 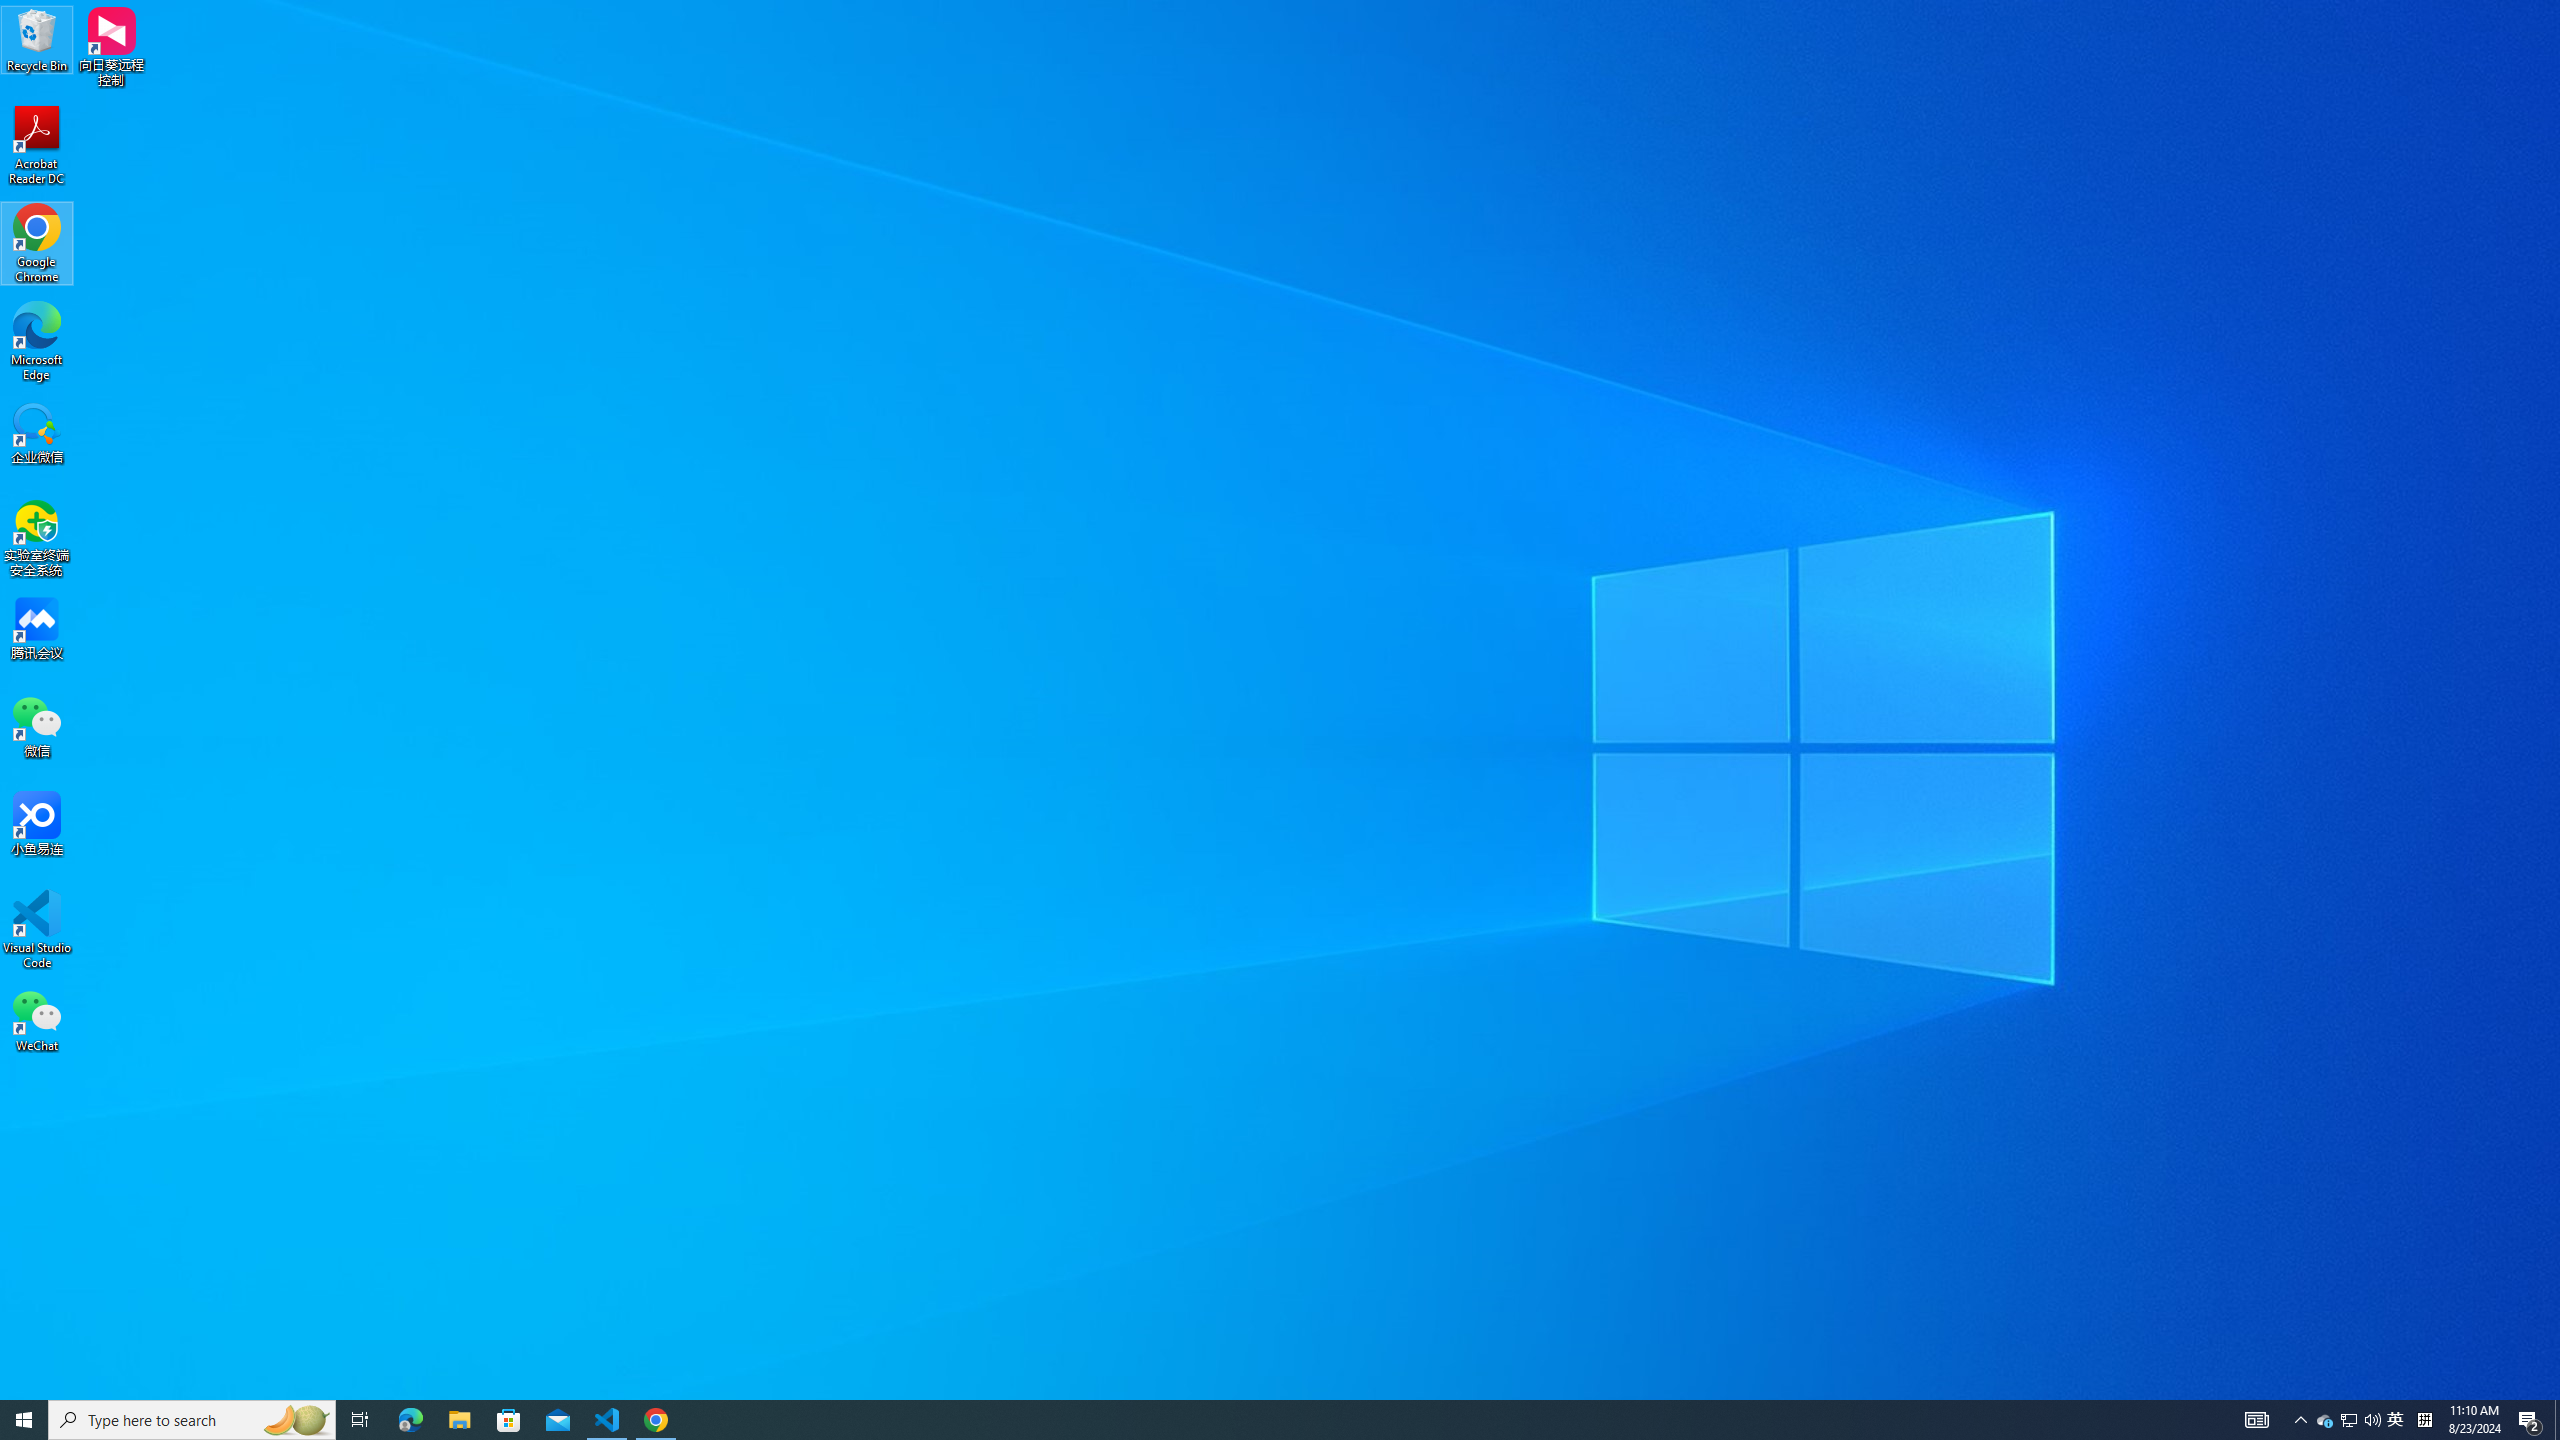 What do you see at coordinates (36, 1019) in the screenshot?
I see `'WeChat'` at bounding box center [36, 1019].